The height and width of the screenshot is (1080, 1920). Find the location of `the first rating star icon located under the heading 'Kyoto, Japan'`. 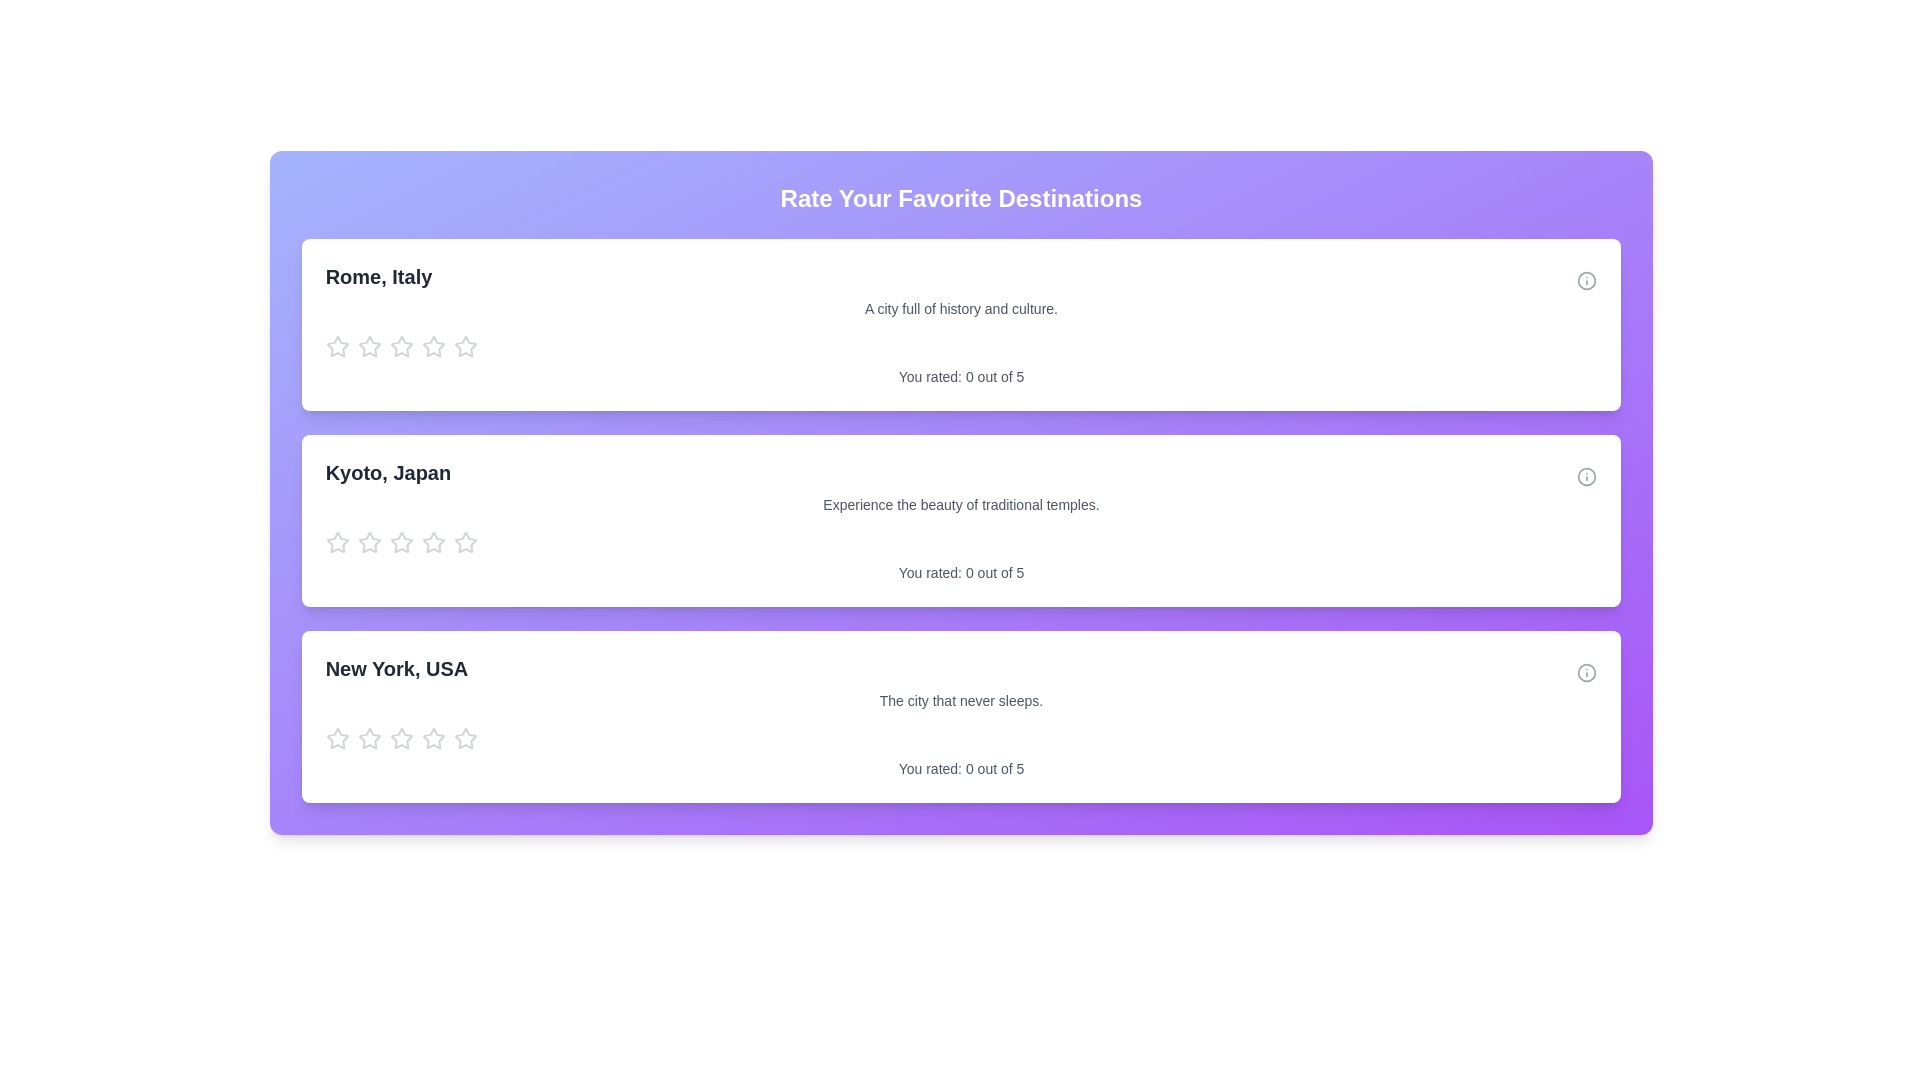

the first rating star icon located under the heading 'Kyoto, Japan' is located at coordinates (337, 542).